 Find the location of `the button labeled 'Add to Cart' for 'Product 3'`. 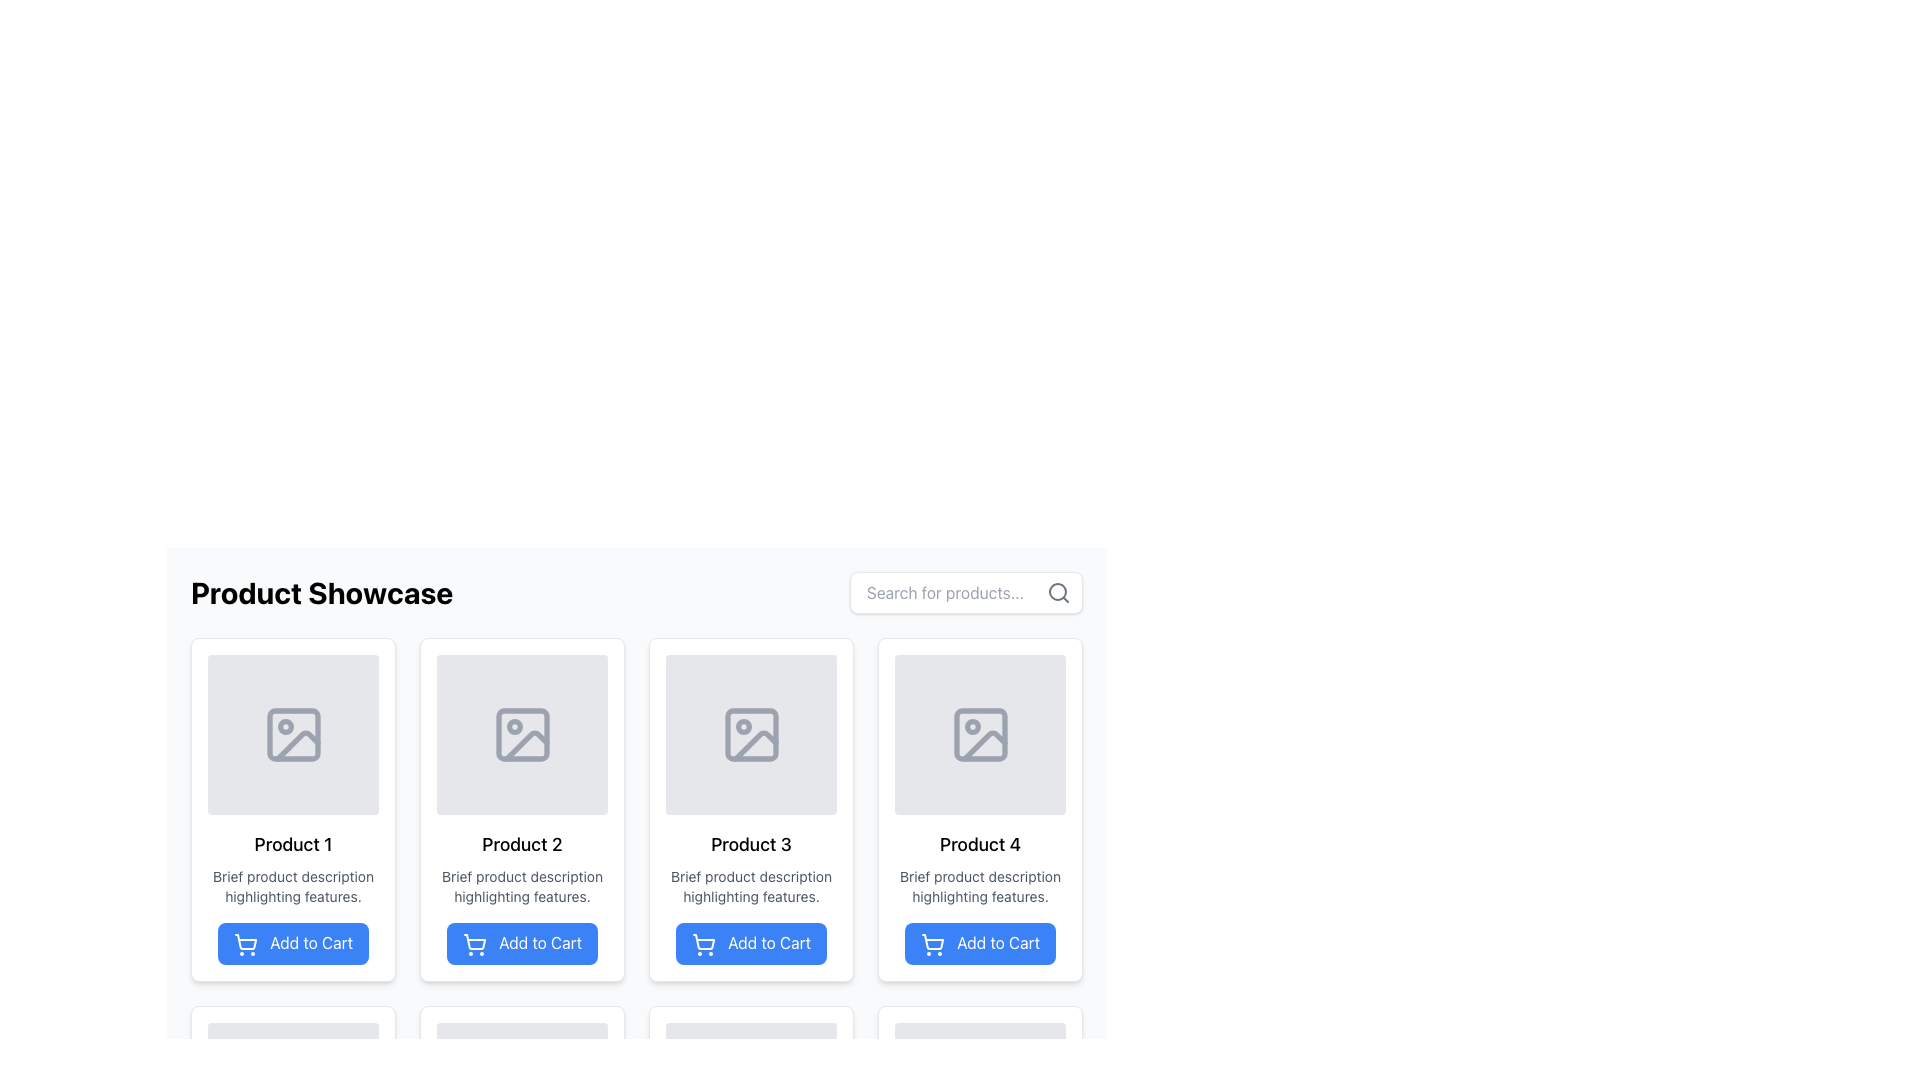

the button labeled 'Add to Cart' for 'Product 3' is located at coordinates (750, 943).